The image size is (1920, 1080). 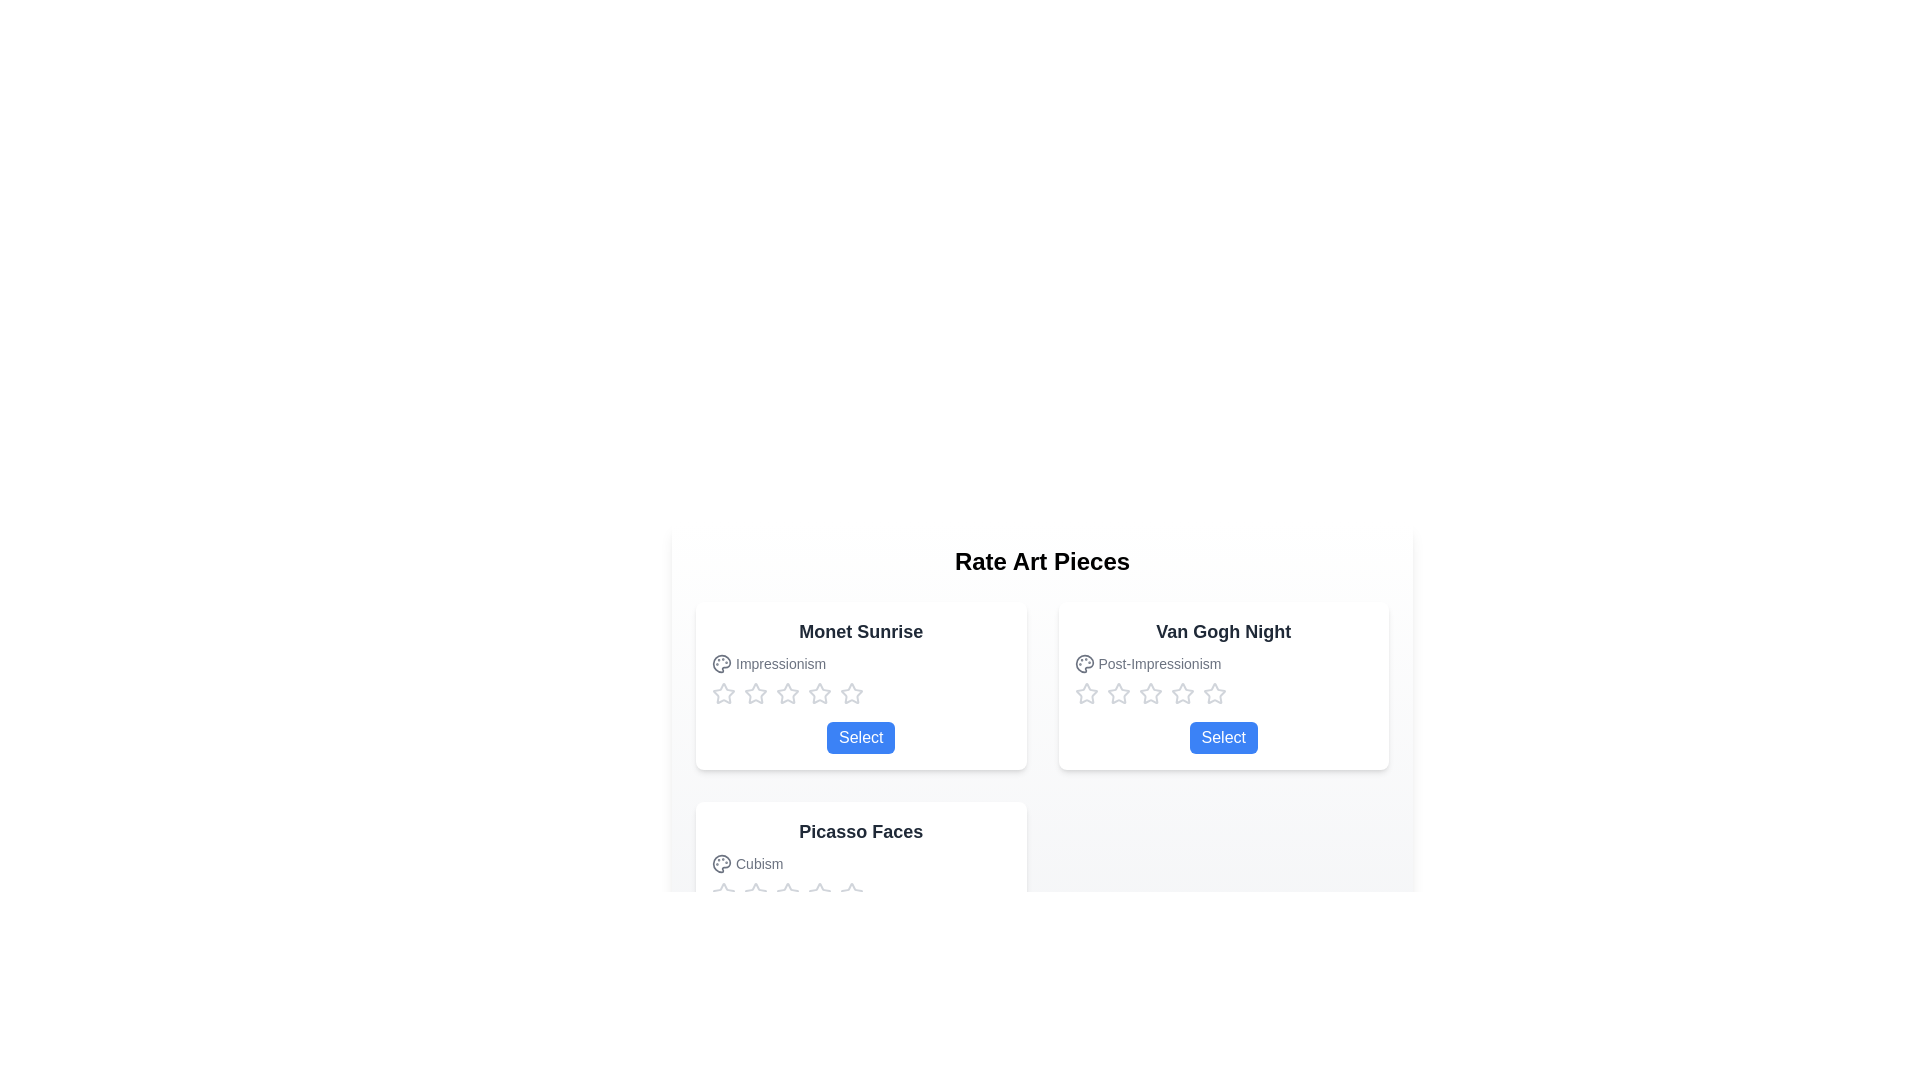 I want to click on the painter's palette icon located in the 'Picasso Faces' section, which is positioned to the left of the text 'Cubism', so click(x=720, y=863).